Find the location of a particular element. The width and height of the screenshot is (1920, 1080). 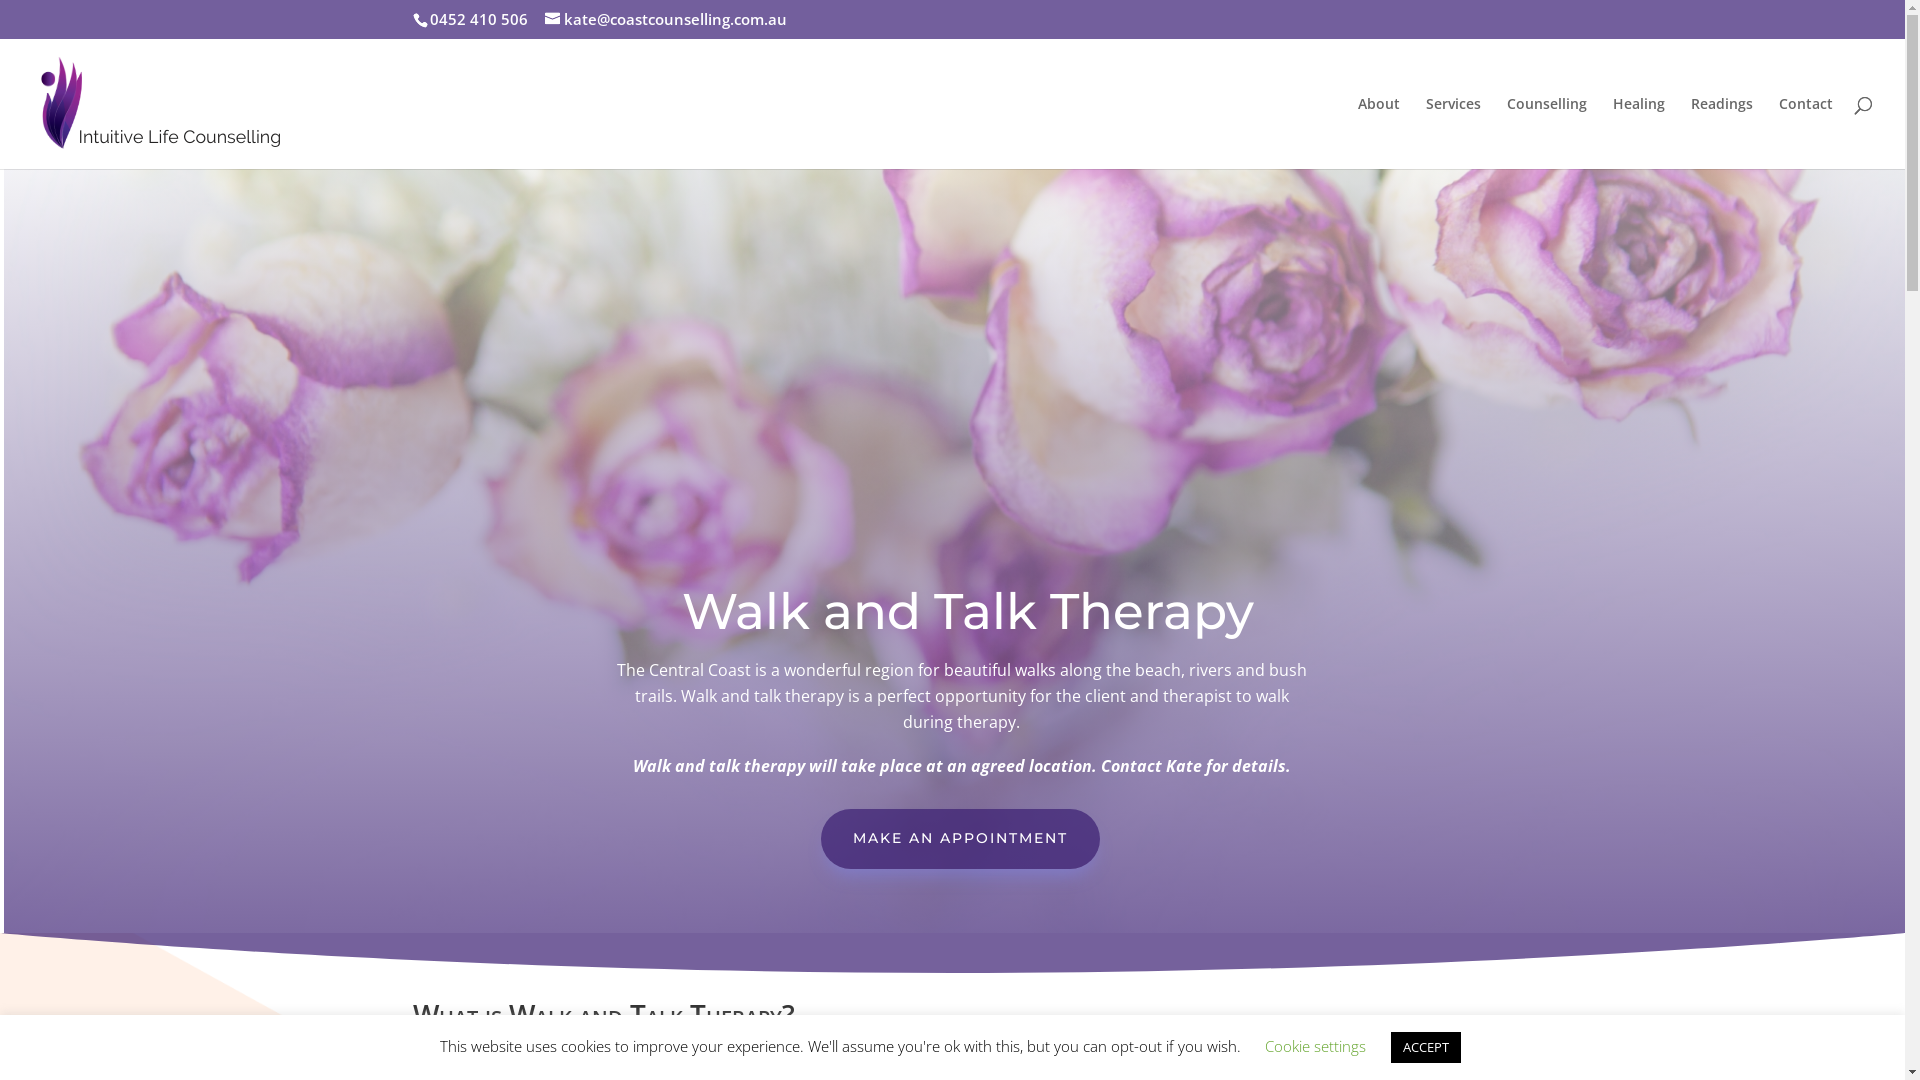

'MAKE AN APPOINTMENT' is located at coordinates (820, 839).